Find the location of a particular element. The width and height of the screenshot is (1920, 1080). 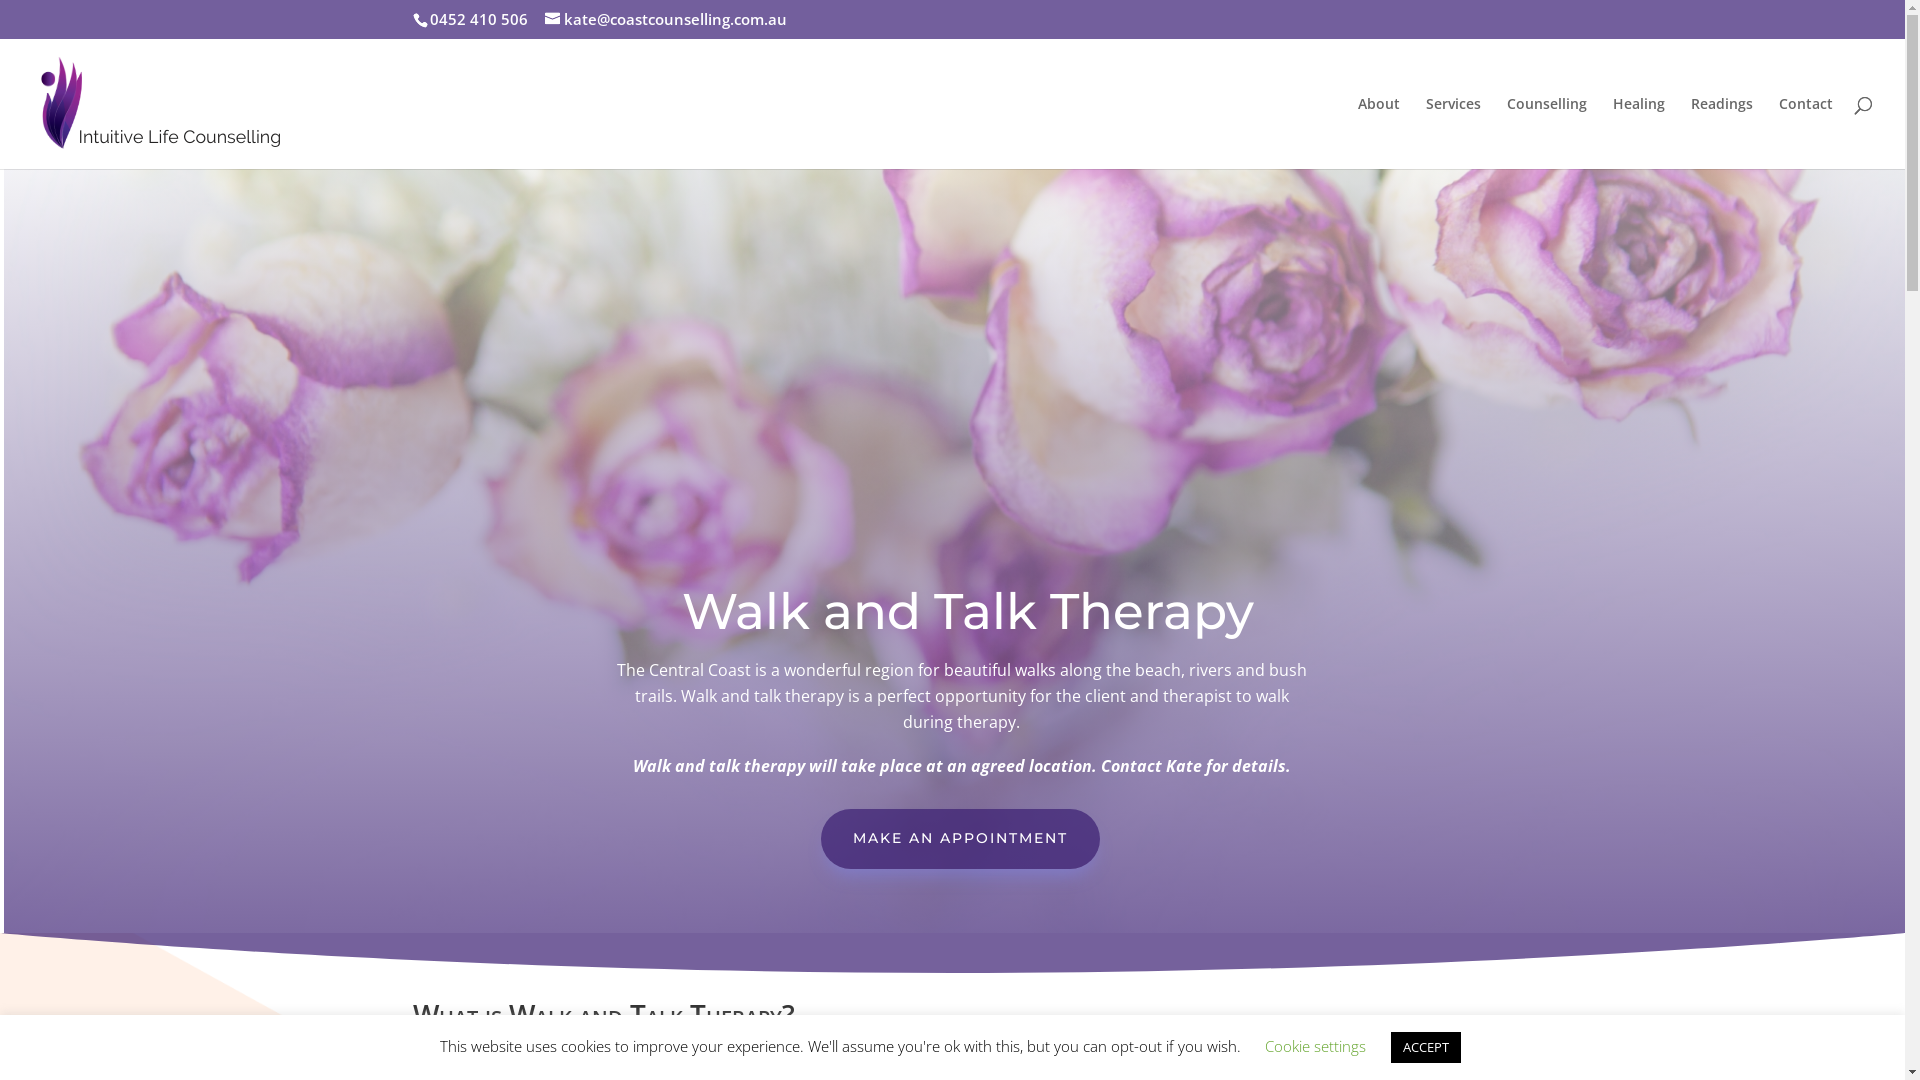

'MAKE AN APPOINTMENT' is located at coordinates (820, 839).